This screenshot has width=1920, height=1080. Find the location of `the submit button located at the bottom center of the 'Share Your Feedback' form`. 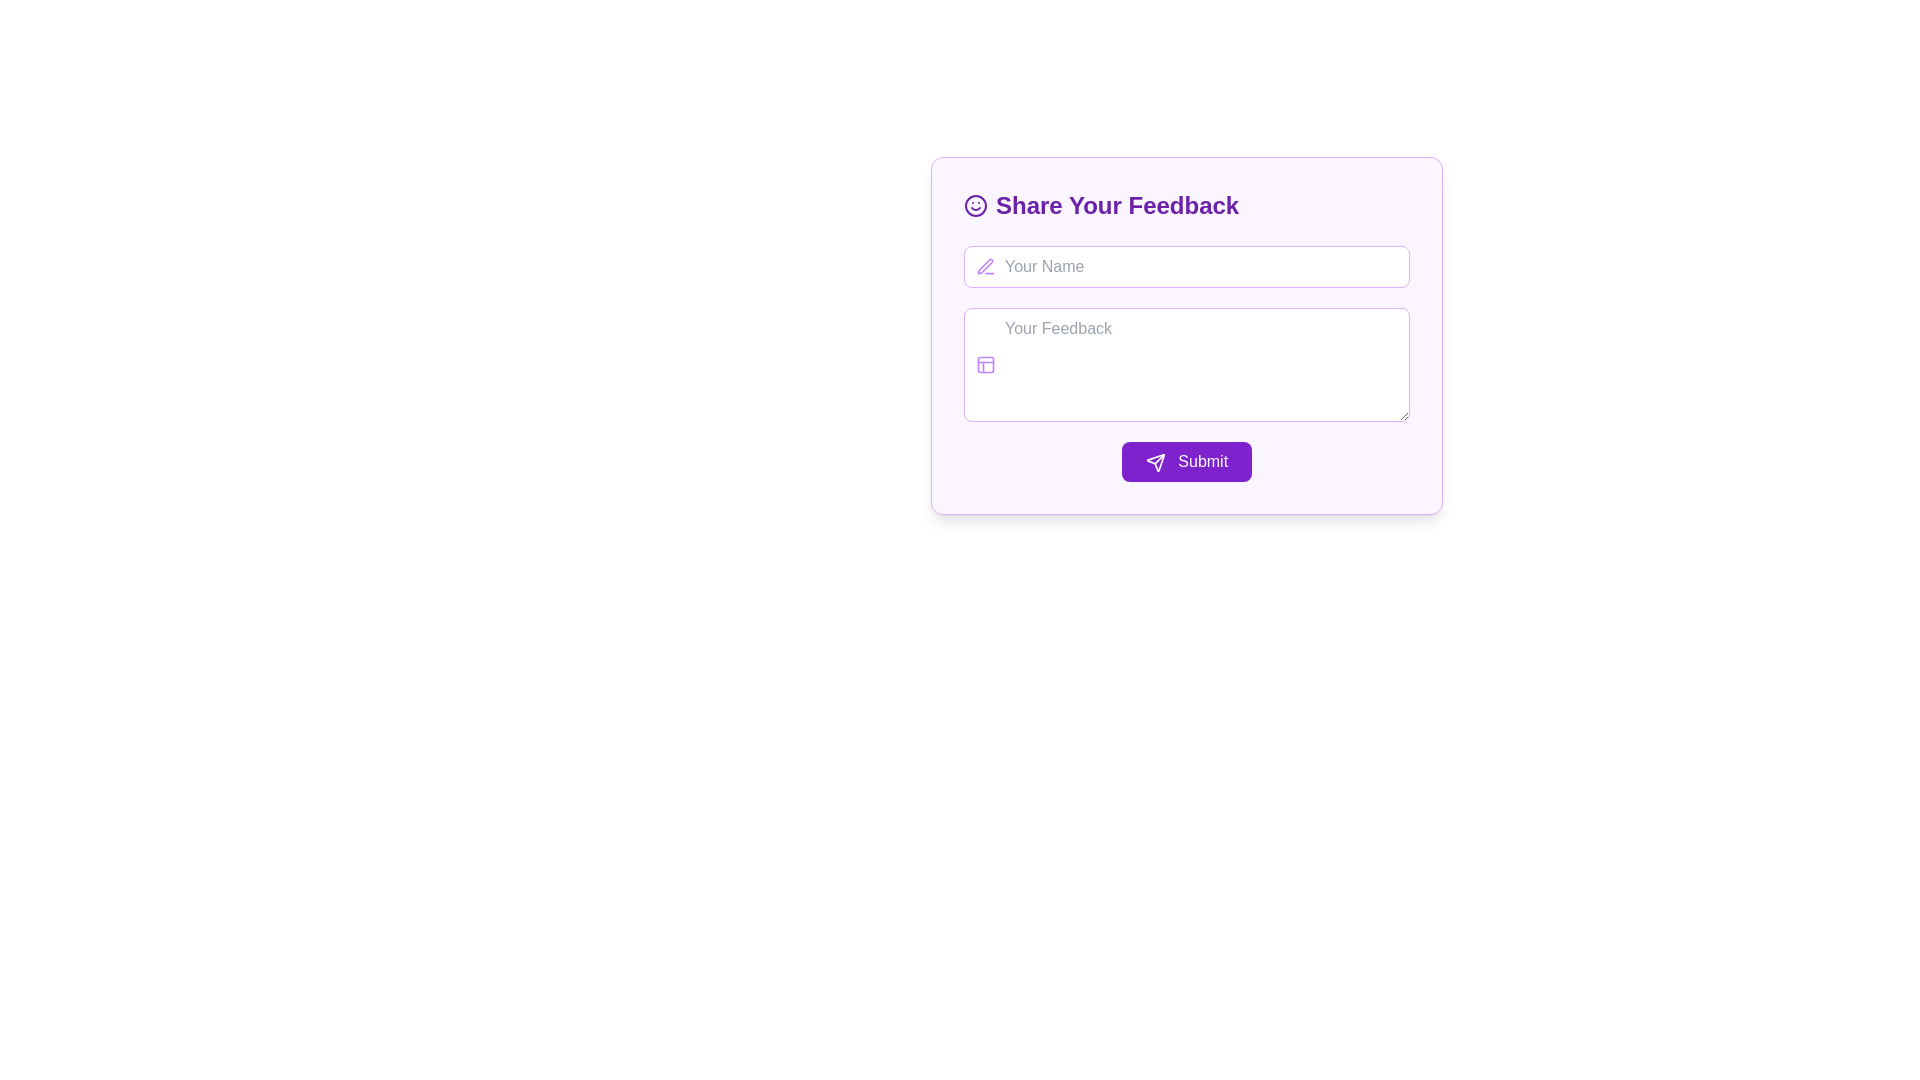

the submit button located at the bottom center of the 'Share Your Feedback' form is located at coordinates (1186, 462).